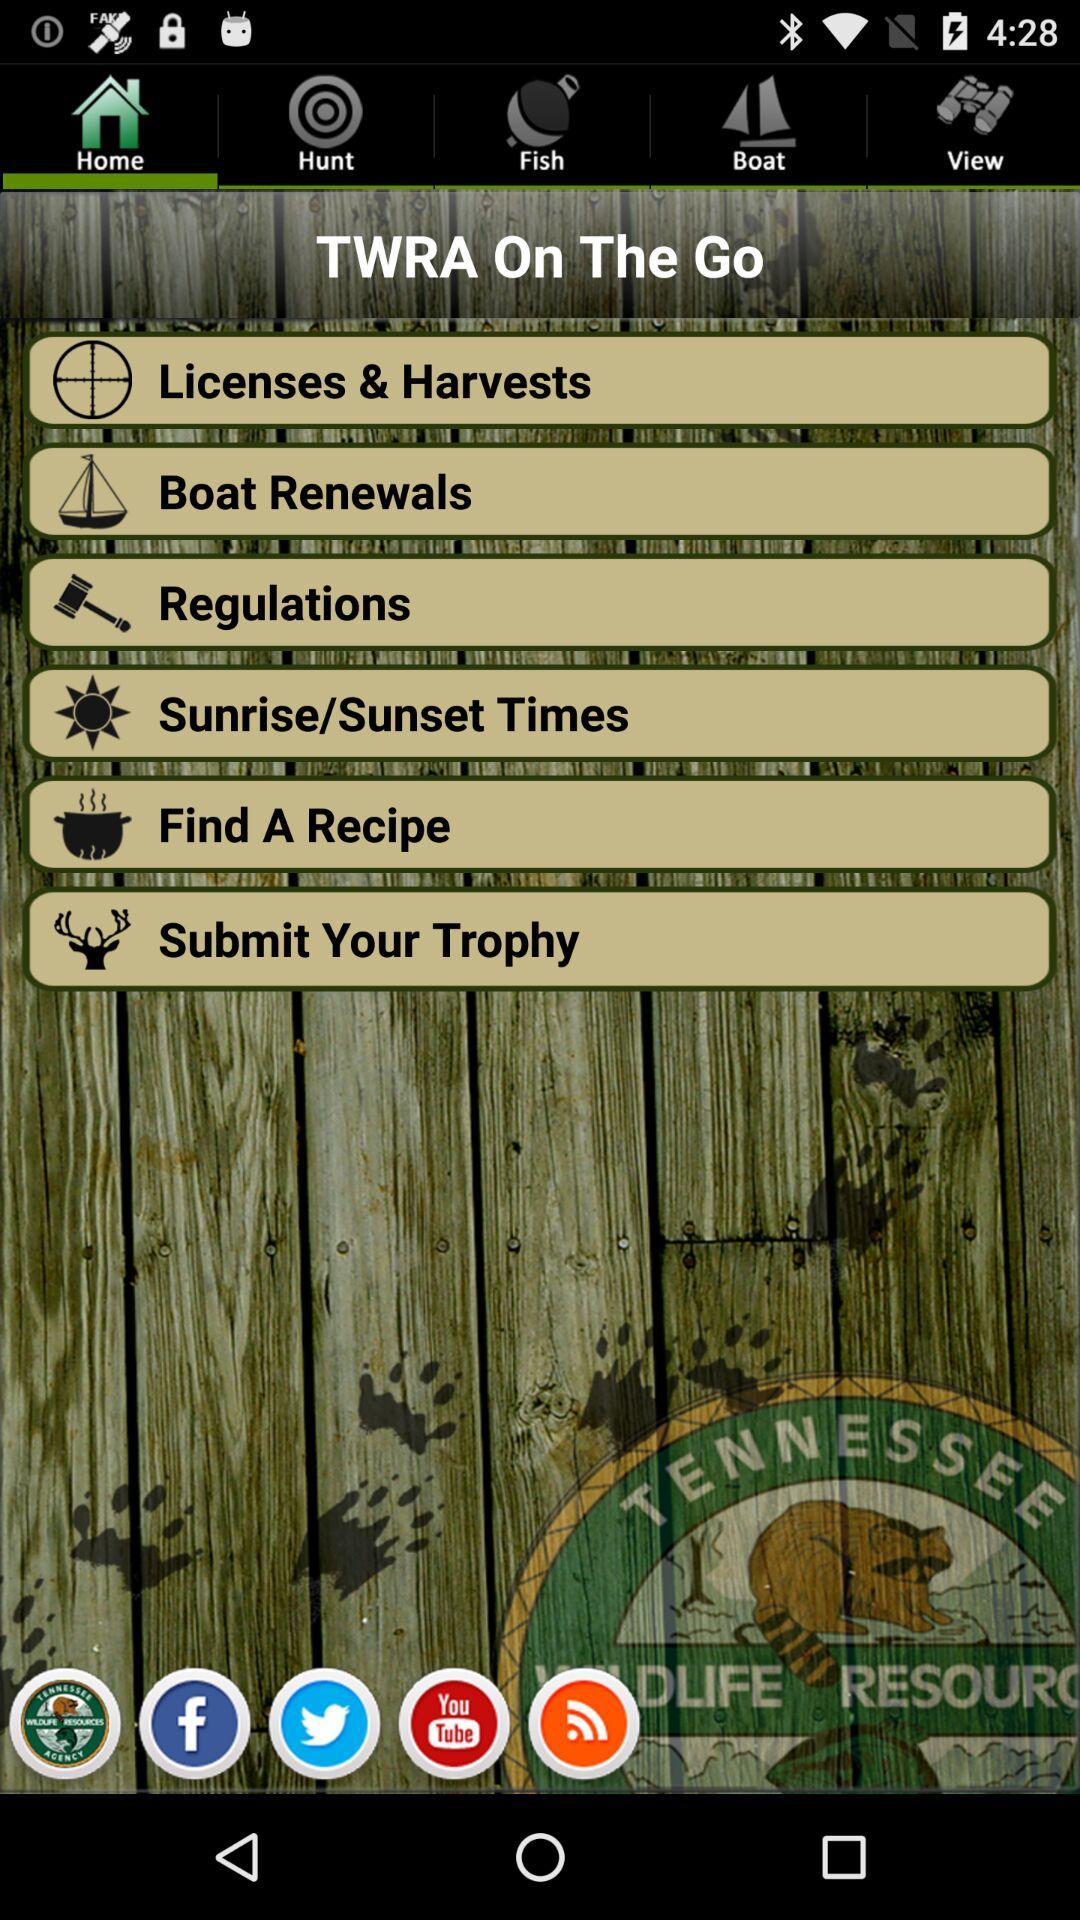 Image resolution: width=1080 pixels, height=1920 pixels. I want to click on wifi button, so click(583, 1728).